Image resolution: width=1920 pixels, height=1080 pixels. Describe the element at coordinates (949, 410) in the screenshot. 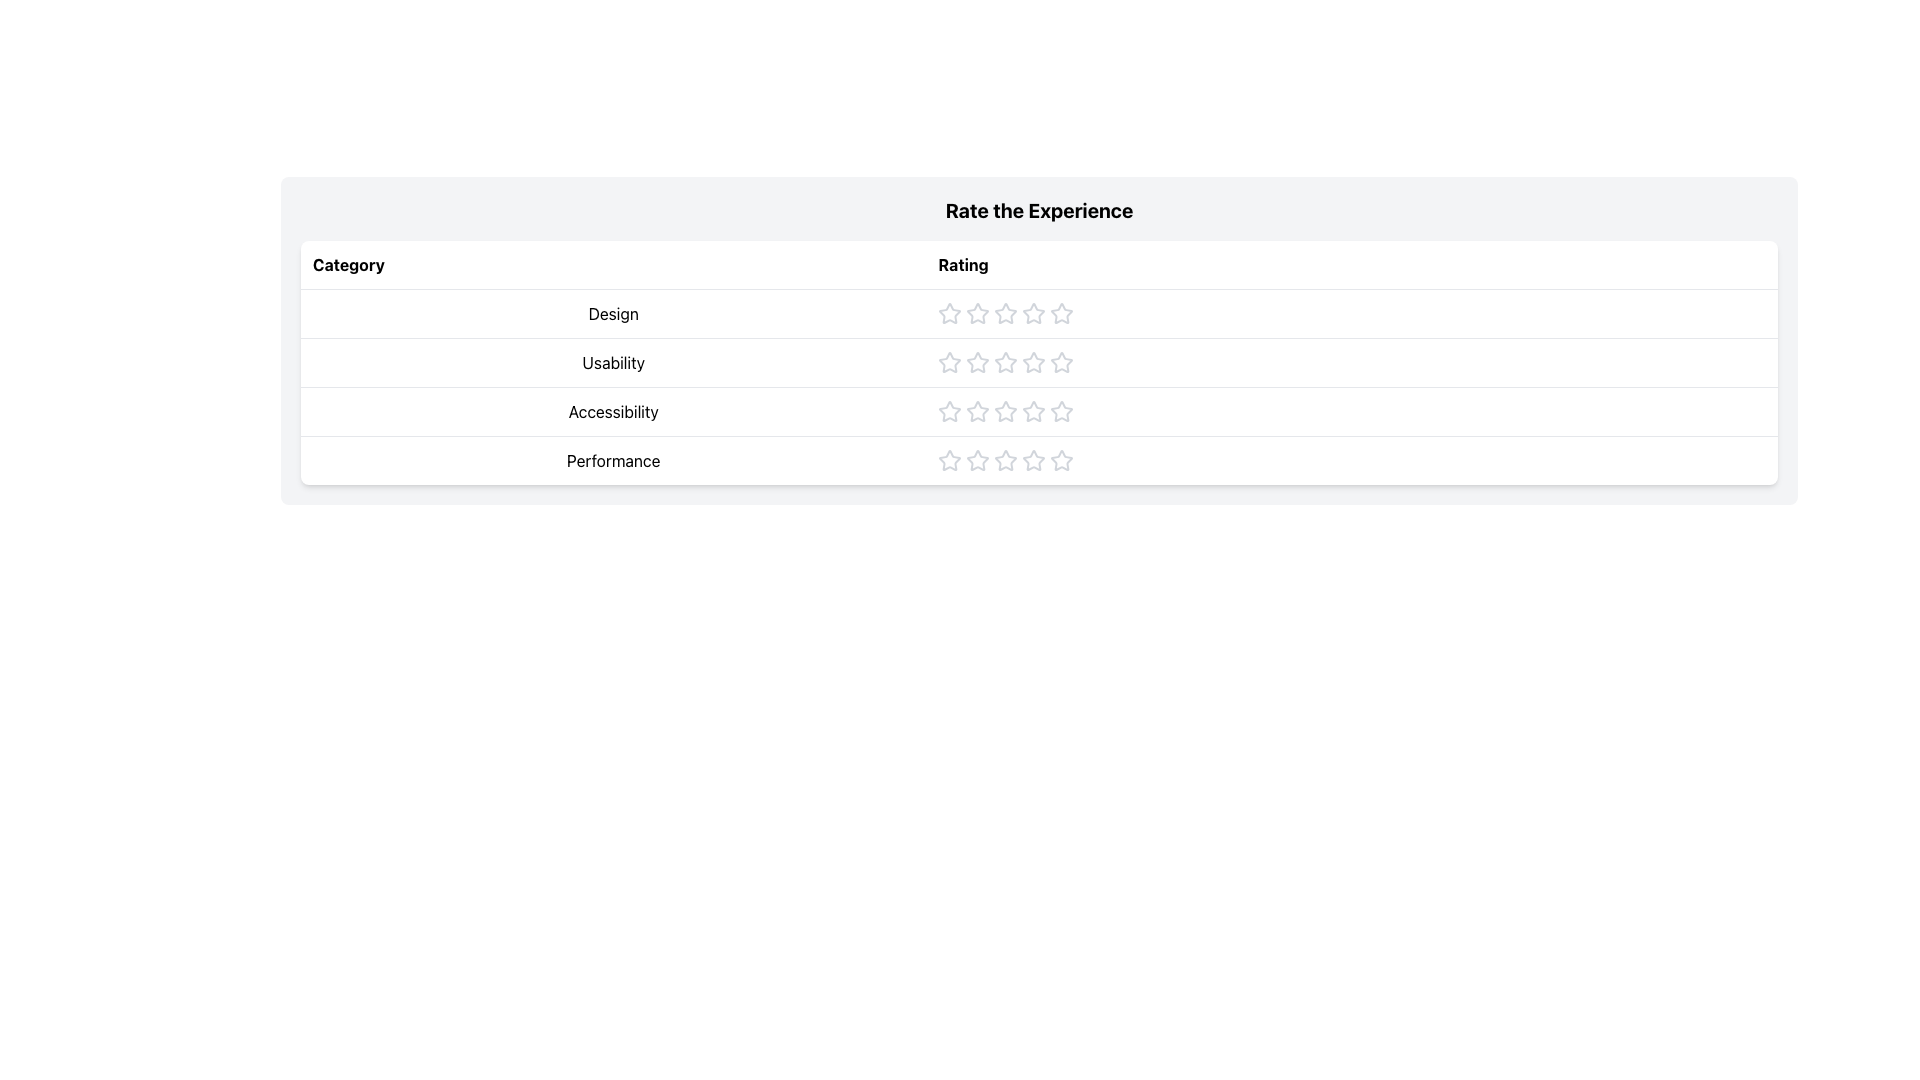

I see `the first star icon in the 'Accessibility' rating section` at that location.